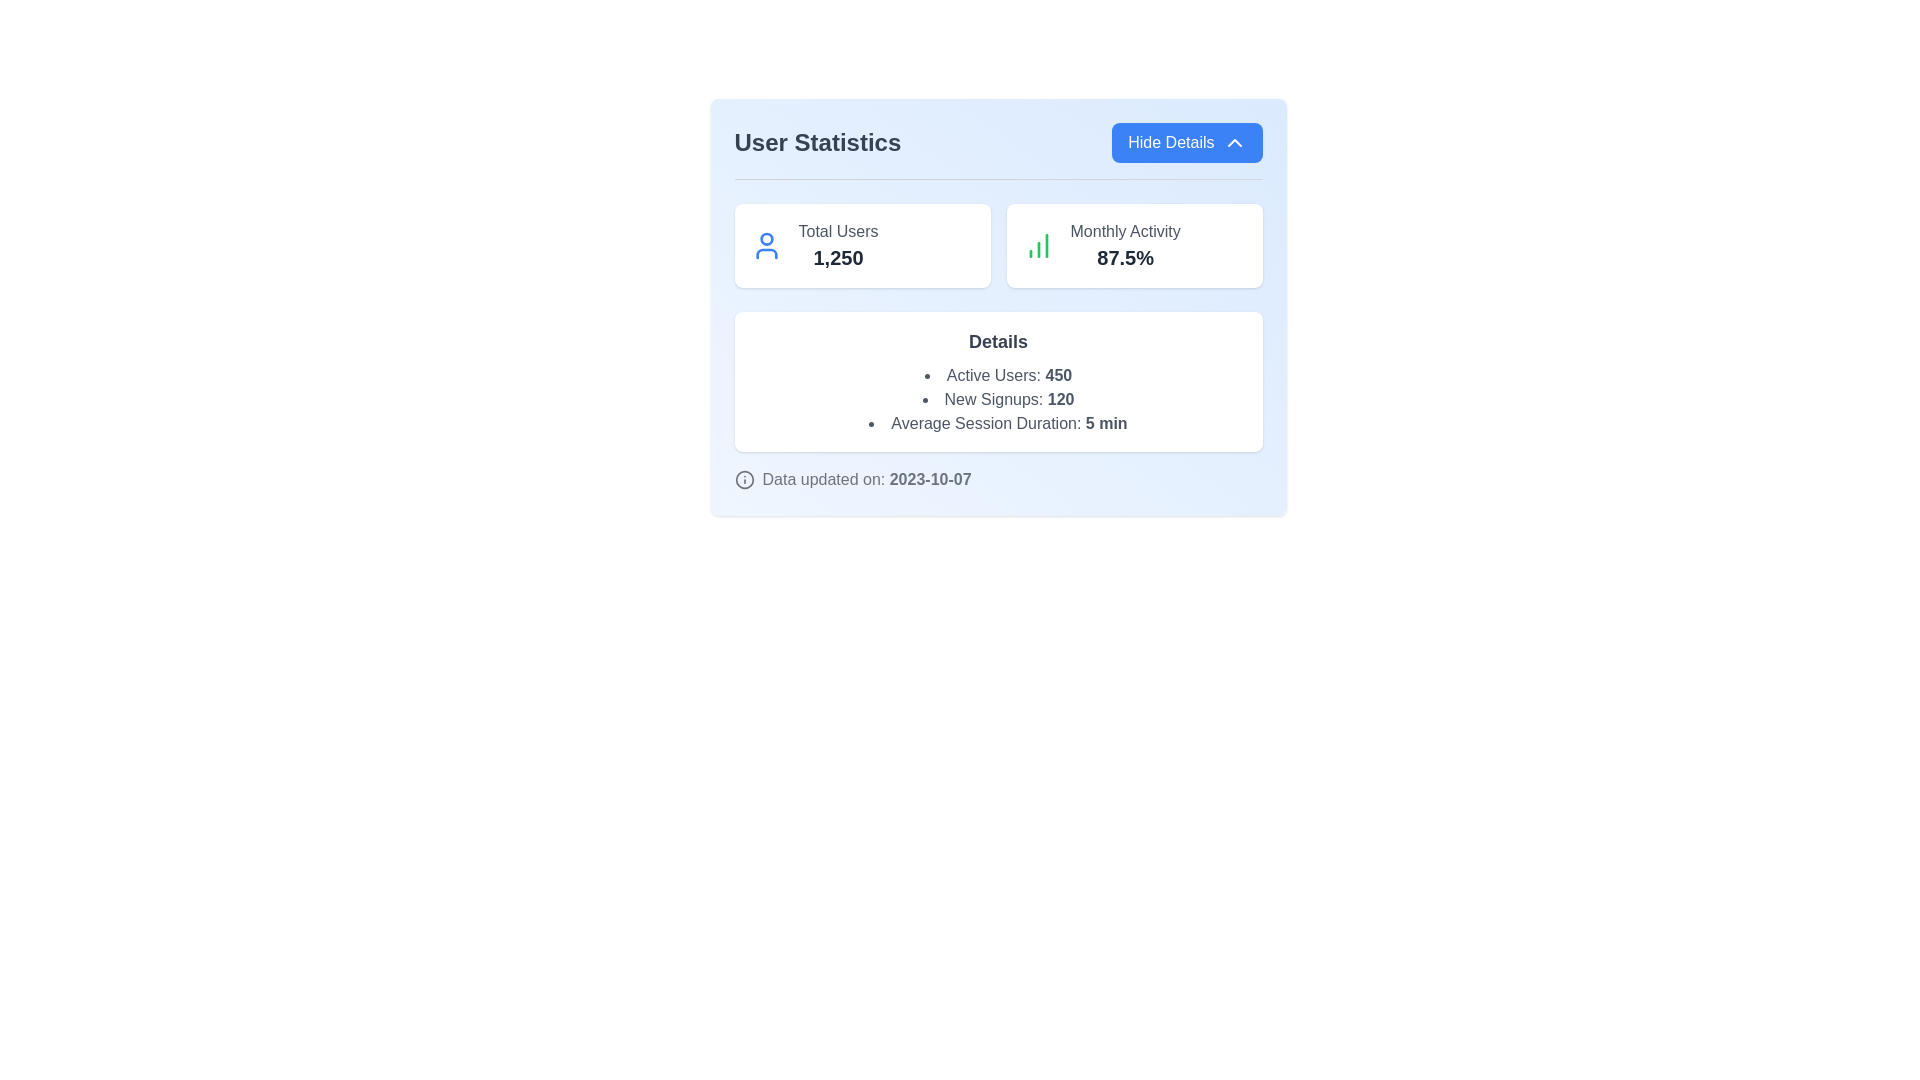 Image resolution: width=1920 pixels, height=1080 pixels. What do you see at coordinates (998, 400) in the screenshot?
I see `the static text element that displays the count of new user signups, specifically the entry showing '120' in the 'Details' statistics list` at bounding box center [998, 400].